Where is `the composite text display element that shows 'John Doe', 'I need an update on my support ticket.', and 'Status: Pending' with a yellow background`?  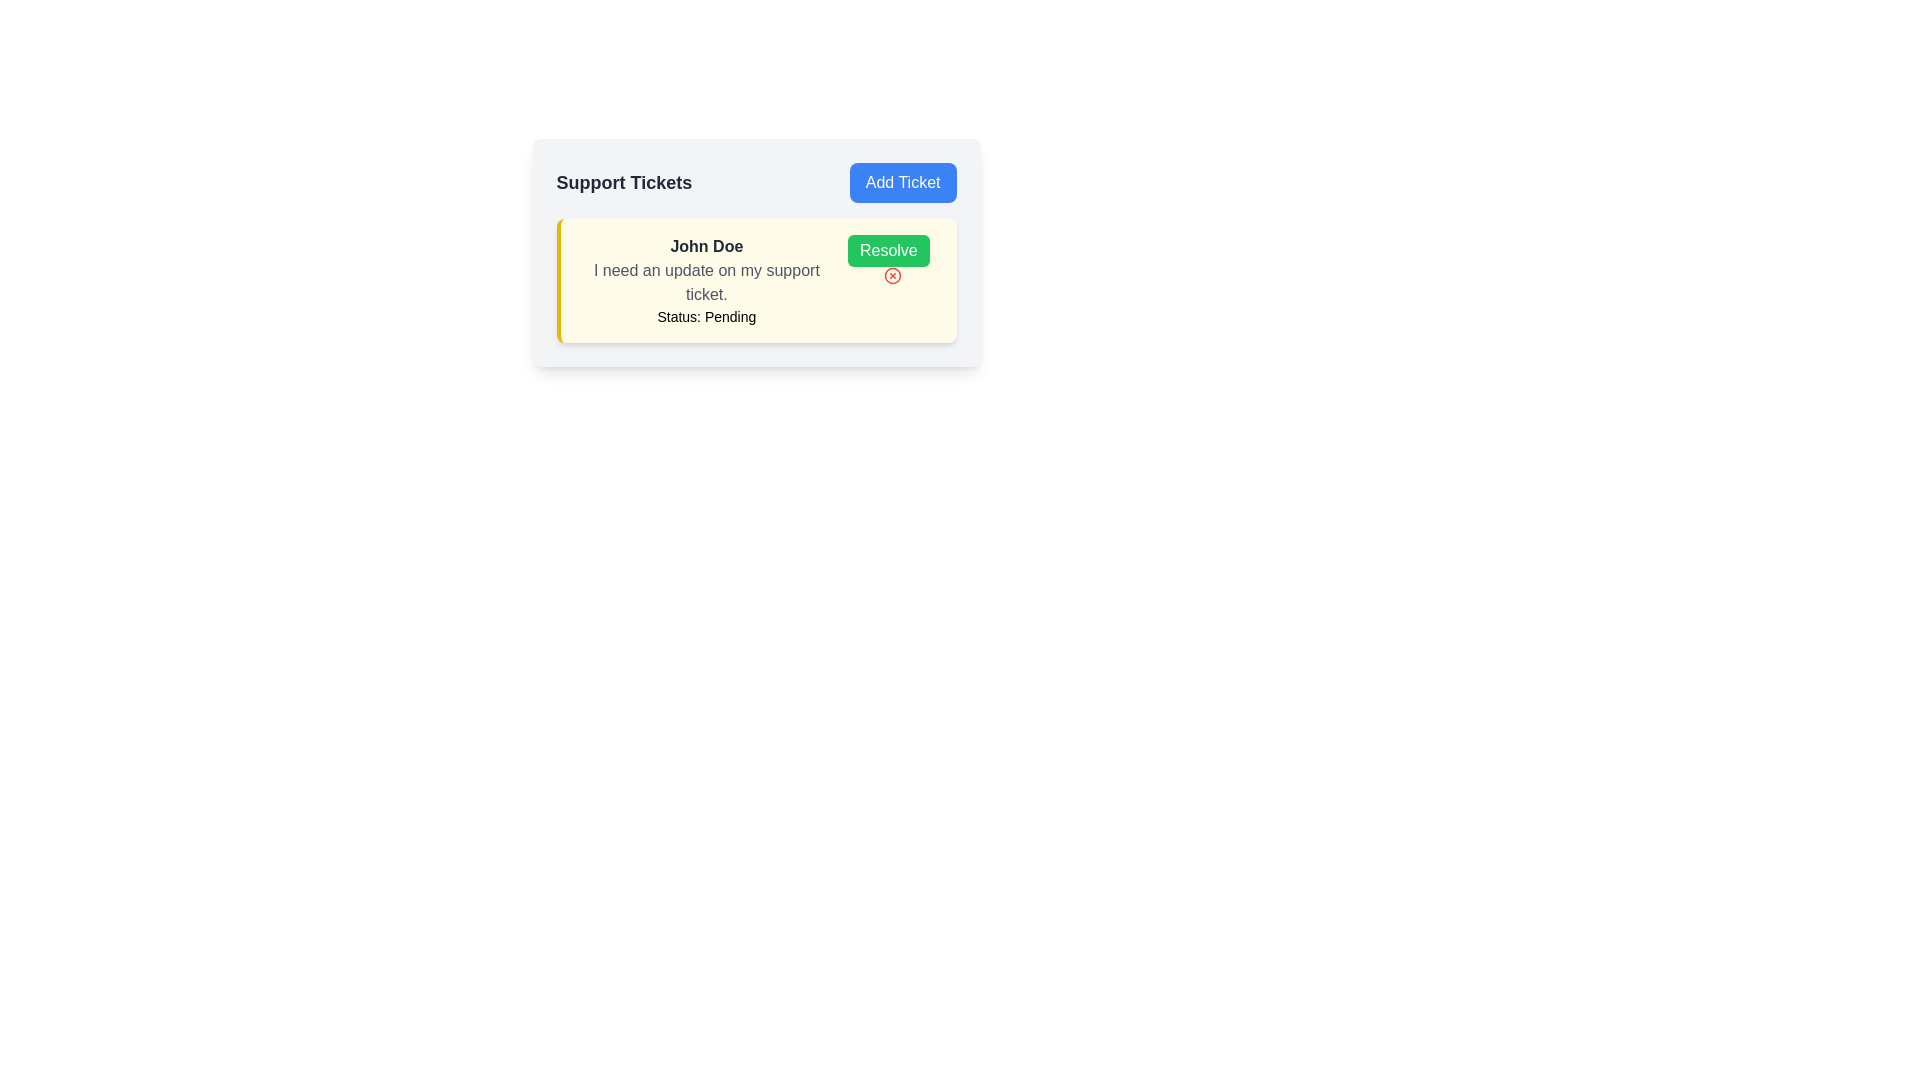 the composite text display element that shows 'John Doe', 'I need an update on my support ticket.', and 'Status: Pending' with a yellow background is located at coordinates (706, 281).